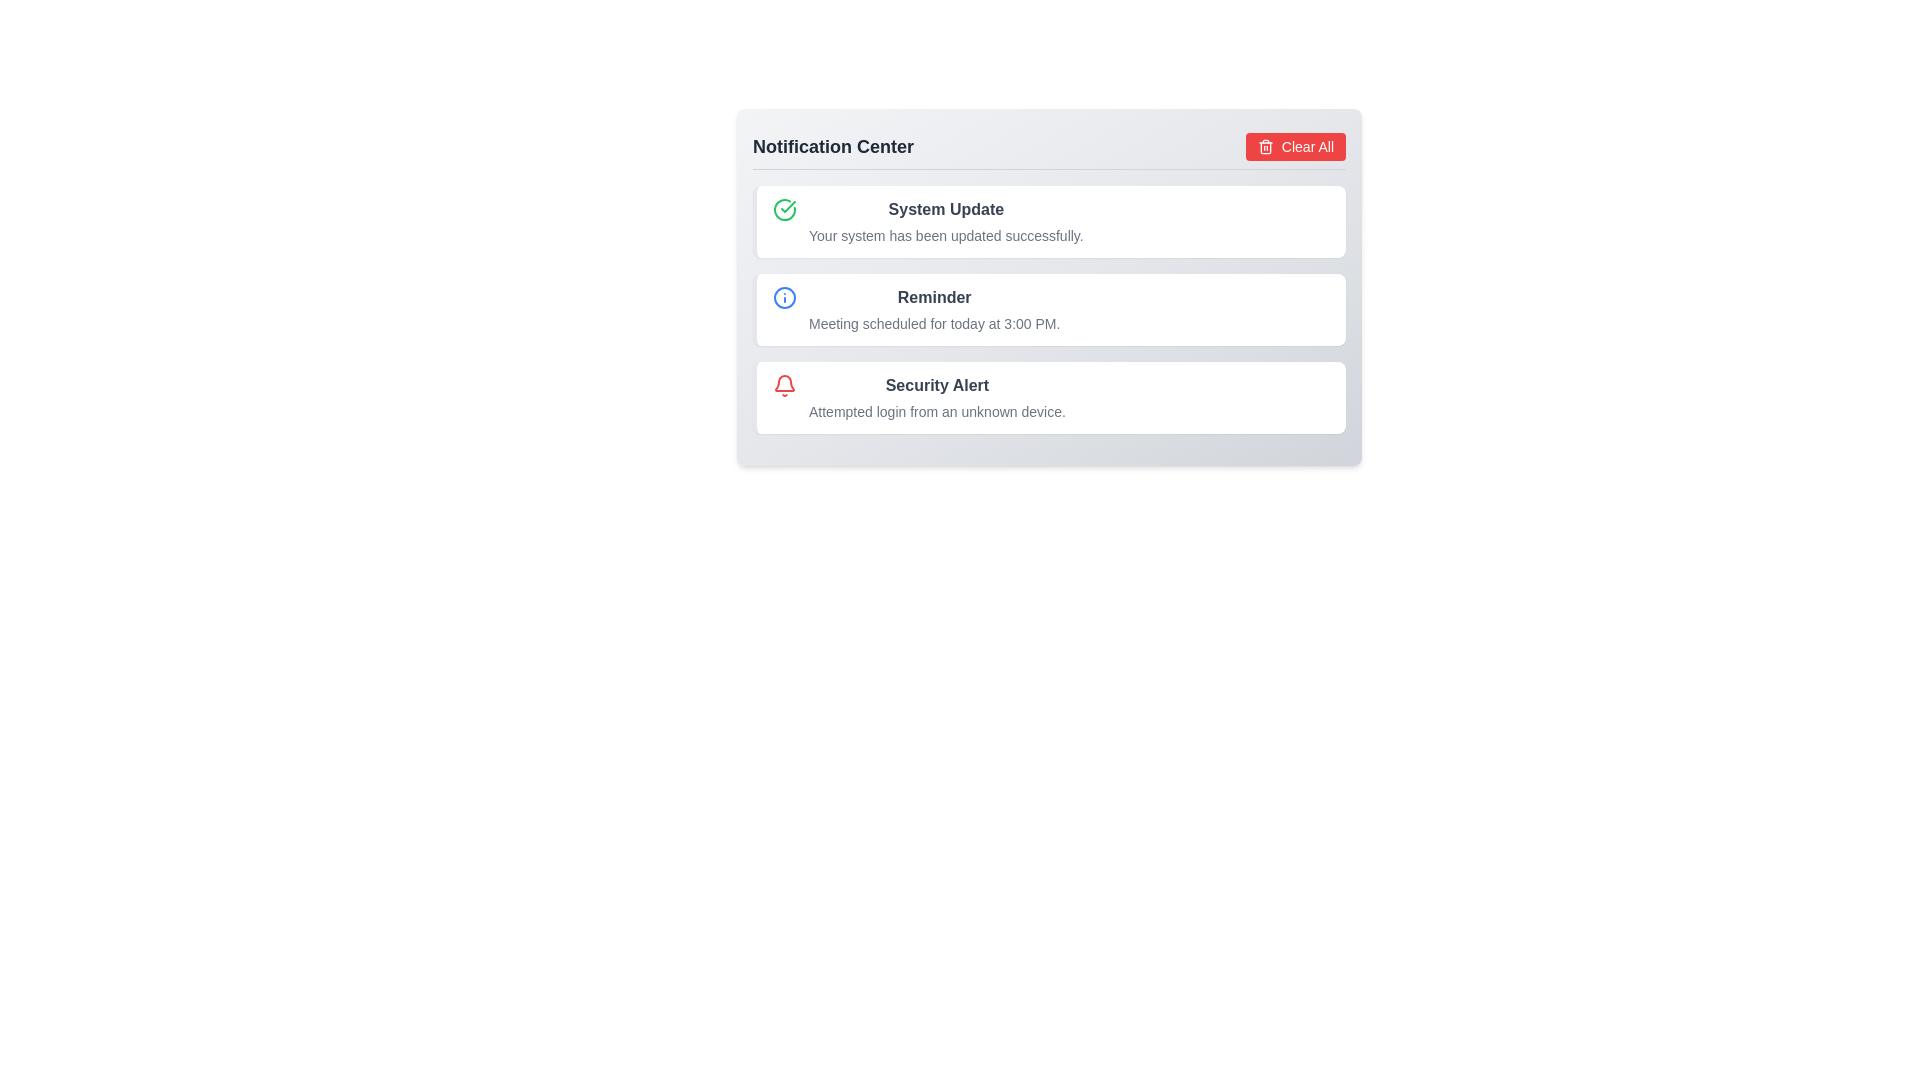 The width and height of the screenshot is (1920, 1080). Describe the element at coordinates (945, 234) in the screenshot. I see `static text label that states 'Your system has been updated successfully.' located within the first notification block below the header 'System Update'` at that location.